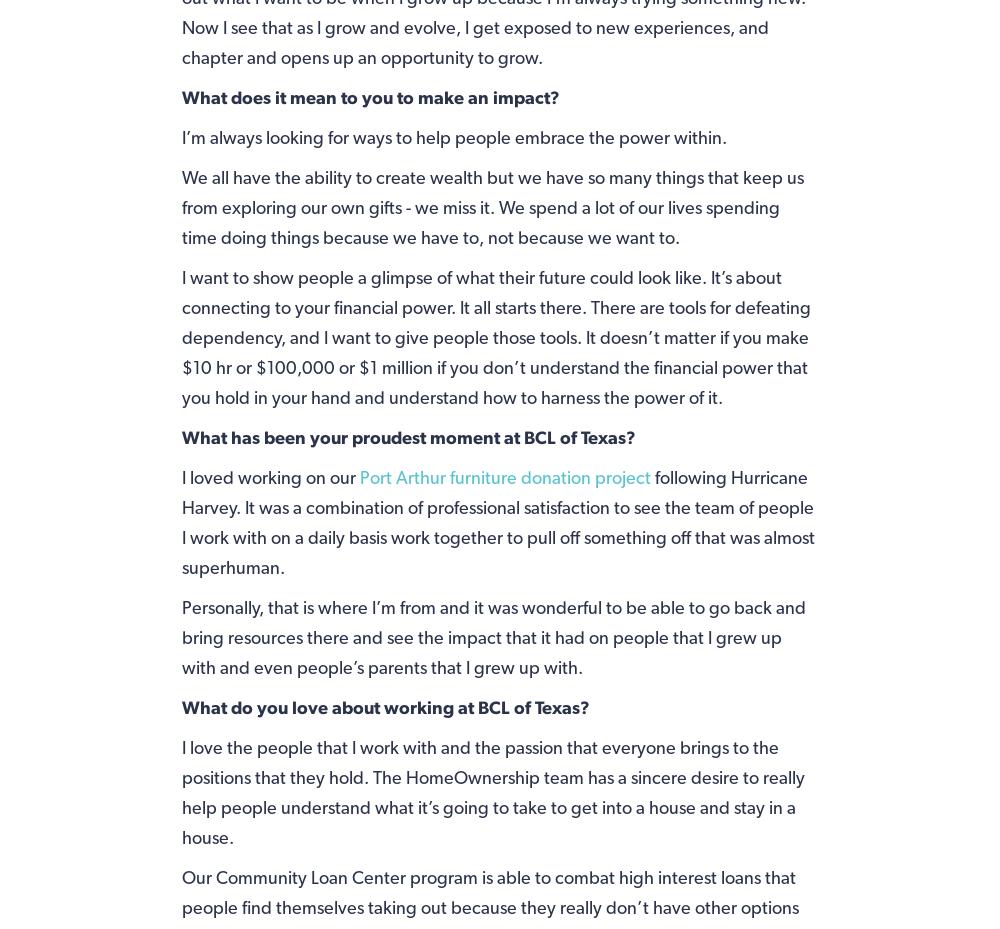 This screenshot has height=929, width=1000. Describe the element at coordinates (385, 706) in the screenshot. I see `'What do you love about working at BCL of Texas?'` at that location.